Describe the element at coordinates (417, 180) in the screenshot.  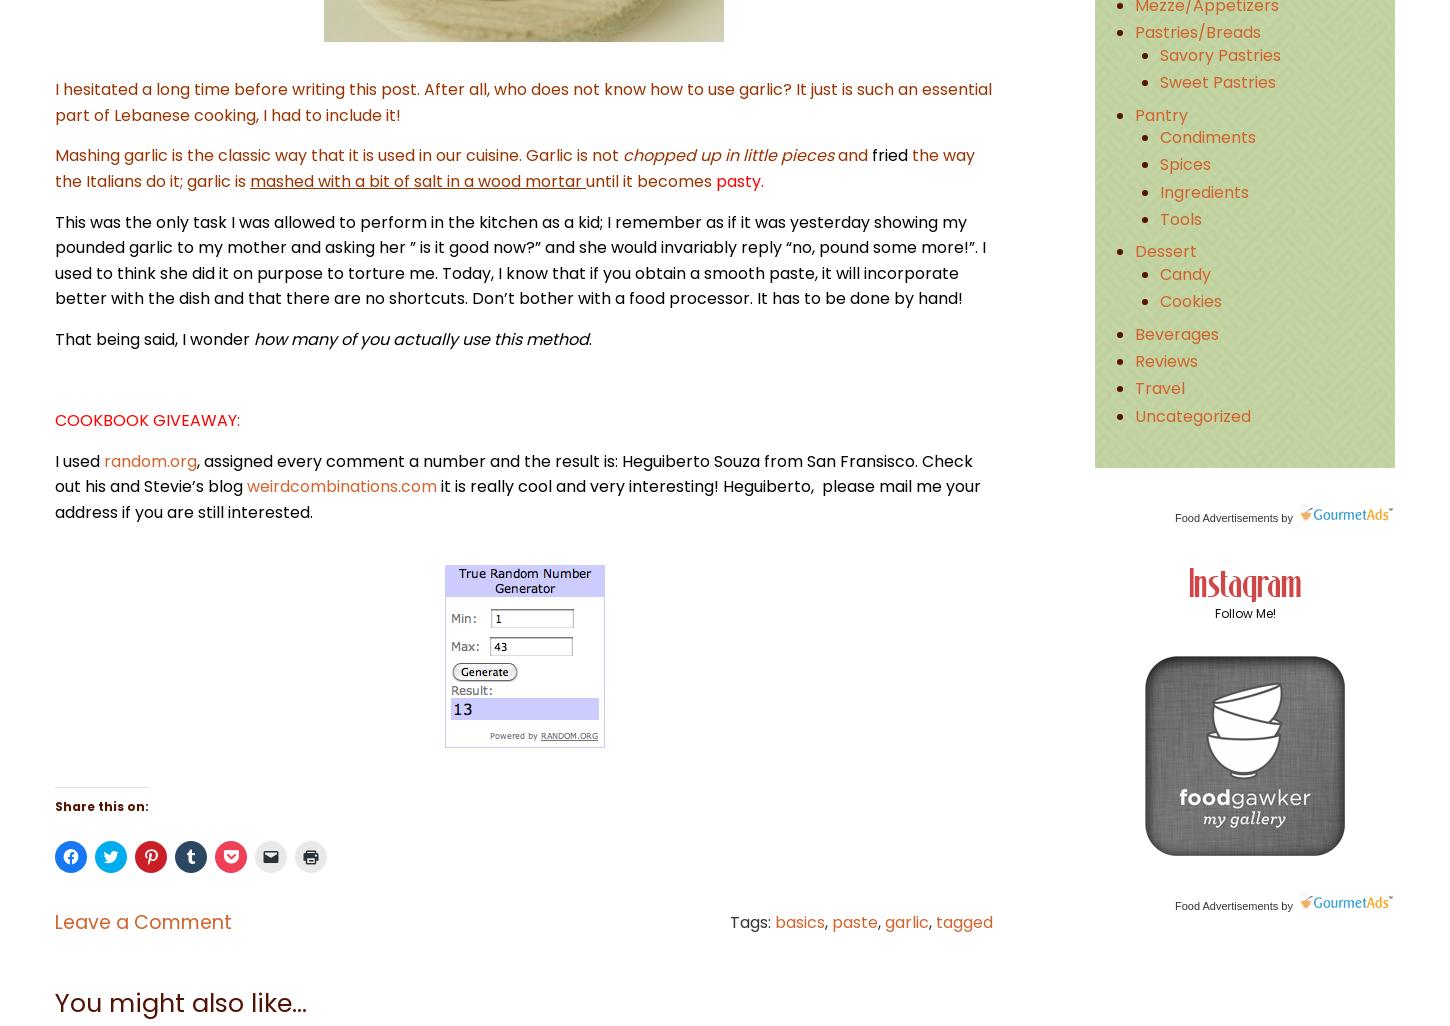
I see `'mashed with a bit of salt in a wood mortar'` at that location.